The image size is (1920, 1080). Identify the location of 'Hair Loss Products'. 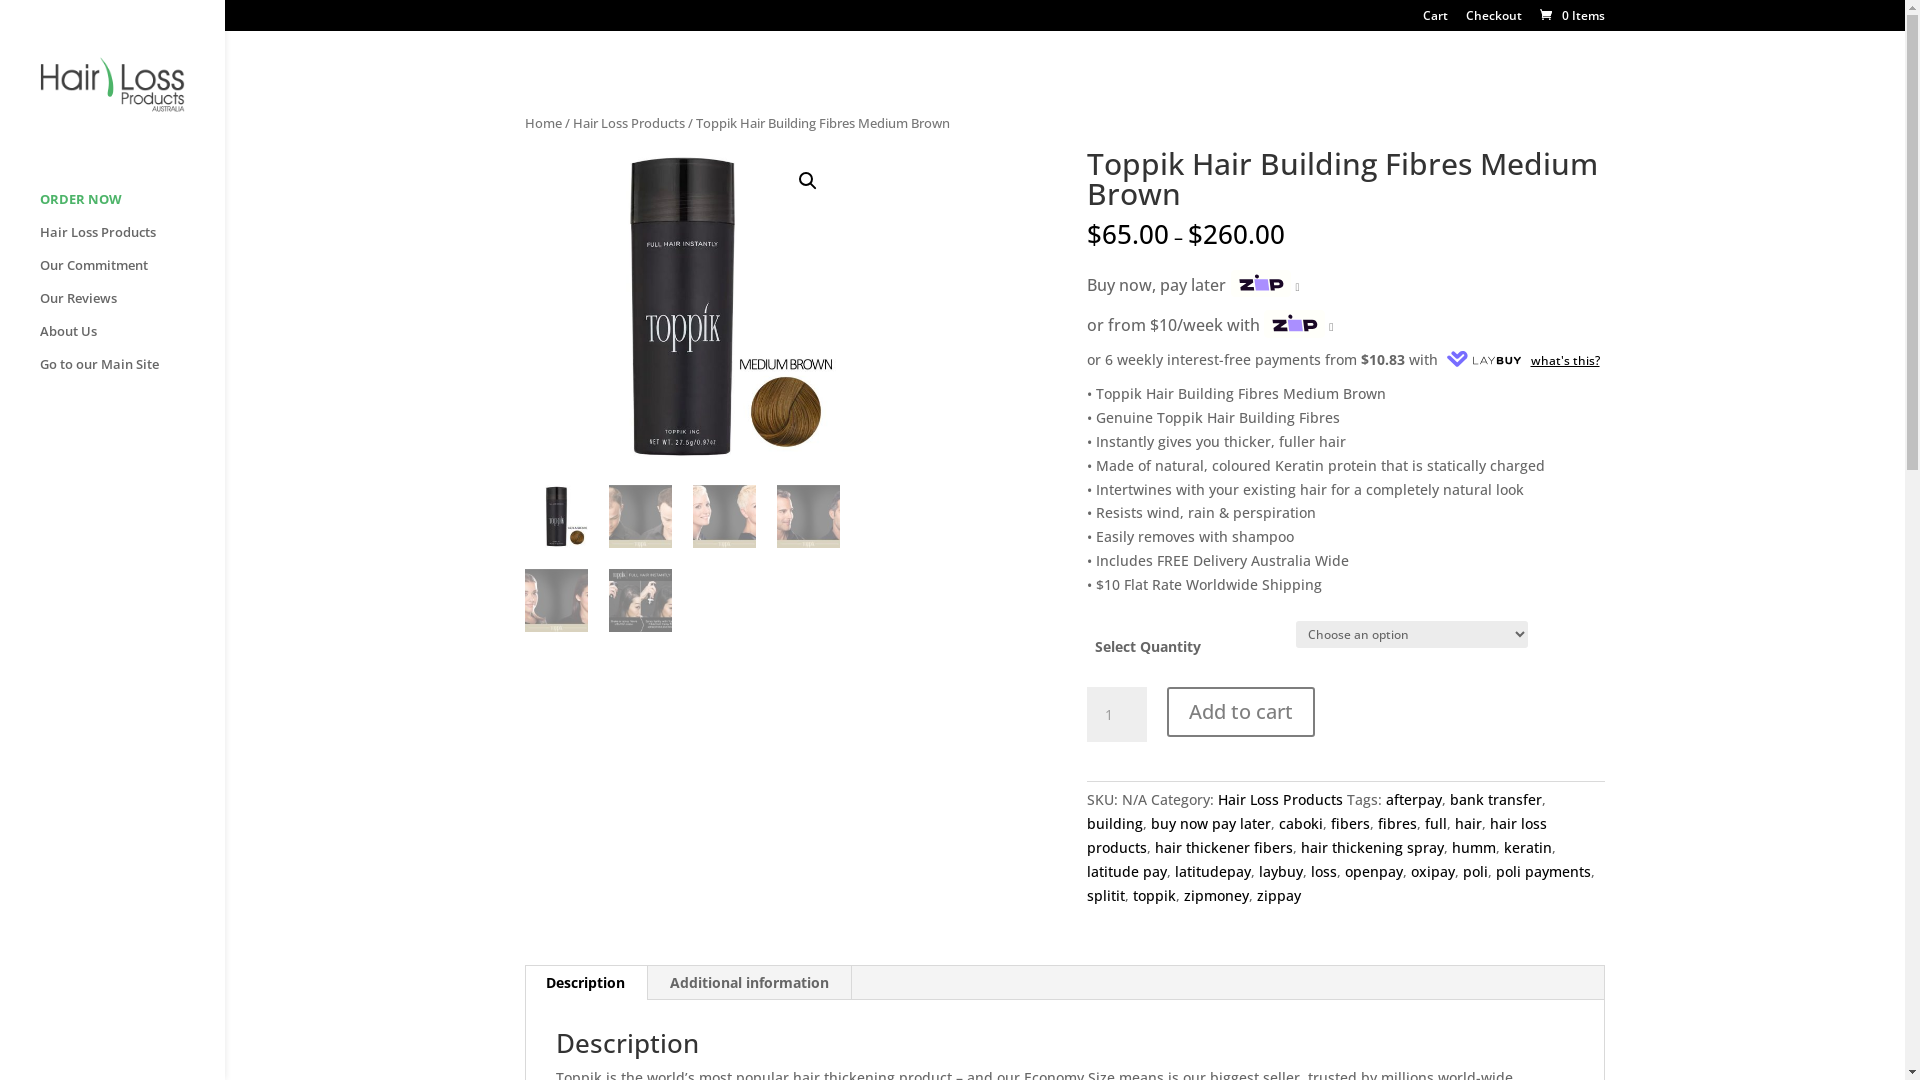
(627, 123).